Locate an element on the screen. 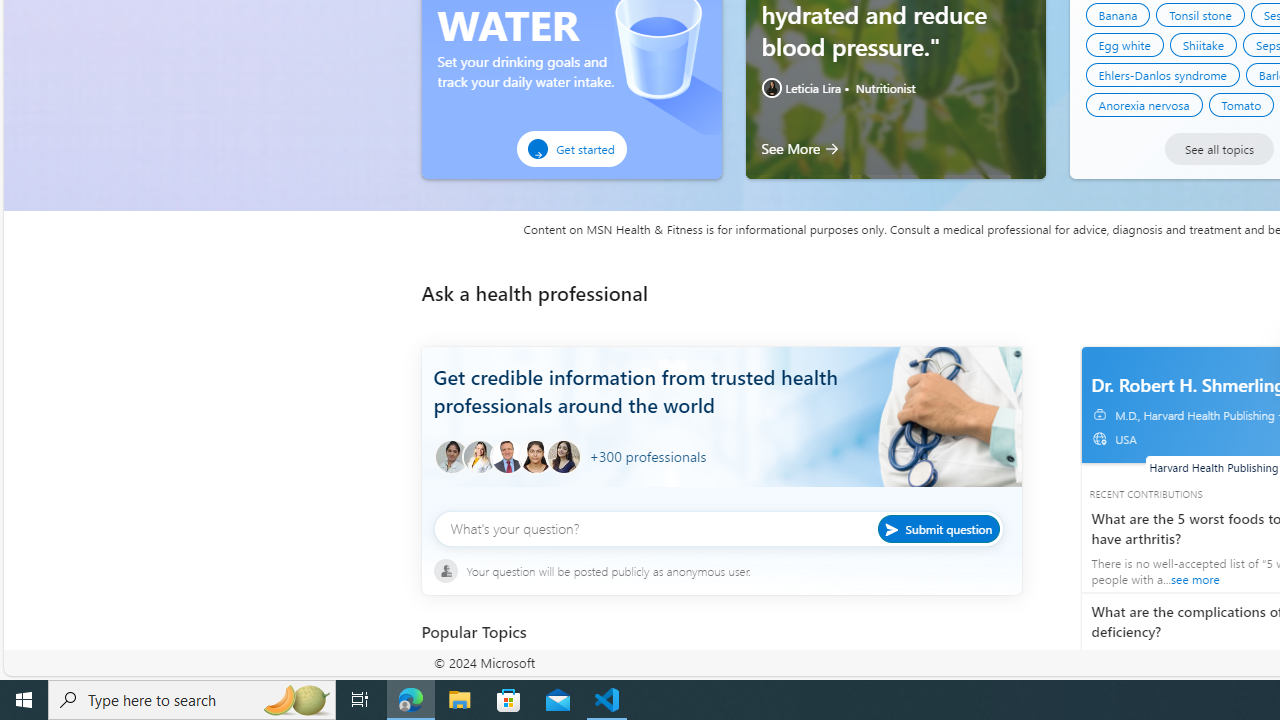 This screenshot has height=720, width=1280. 'See all topics' is located at coordinates (1218, 148).